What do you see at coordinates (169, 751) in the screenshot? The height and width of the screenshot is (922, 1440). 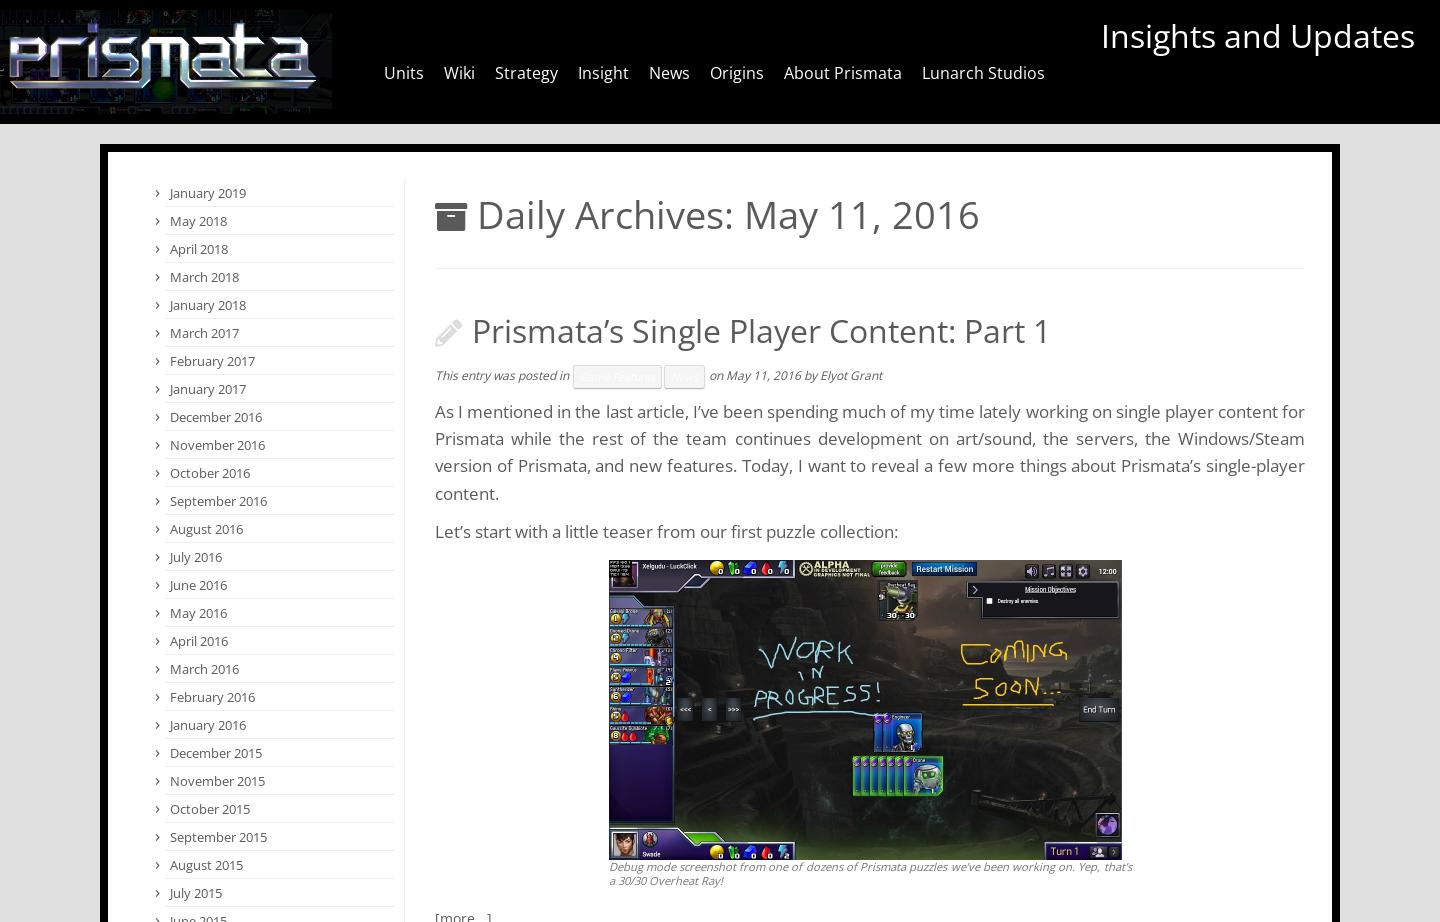 I see `'December 2015'` at bounding box center [169, 751].